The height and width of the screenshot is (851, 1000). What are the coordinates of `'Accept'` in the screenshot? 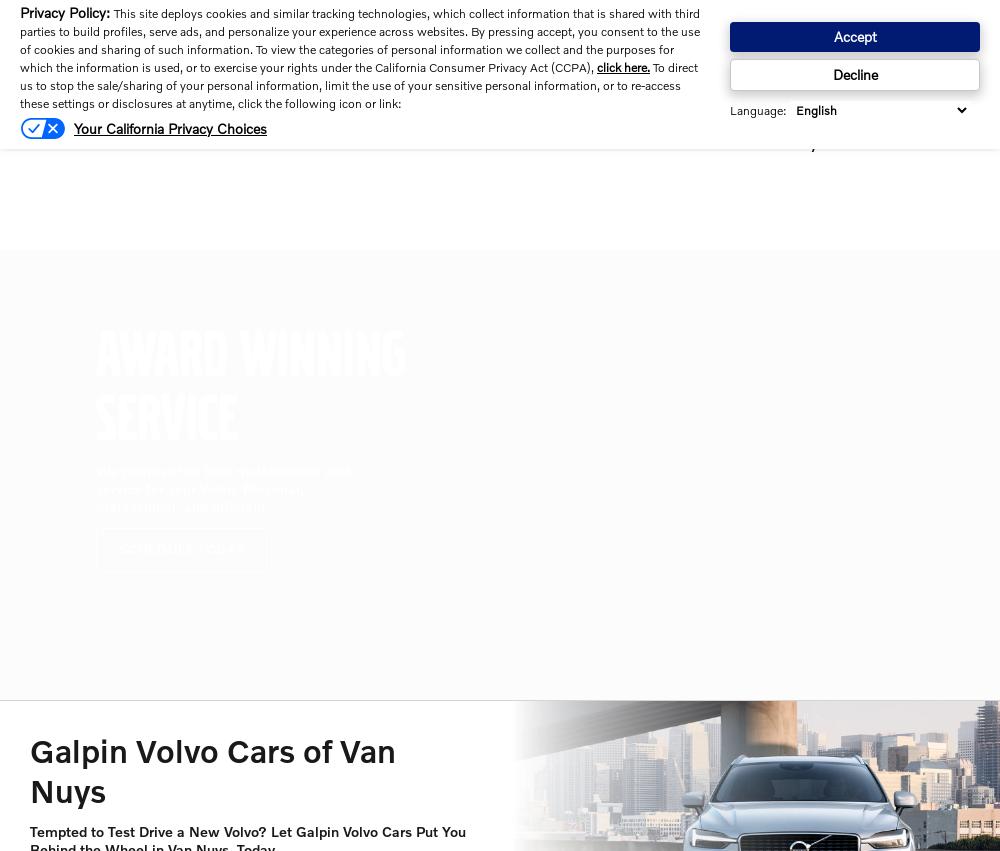 It's located at (853, 34).